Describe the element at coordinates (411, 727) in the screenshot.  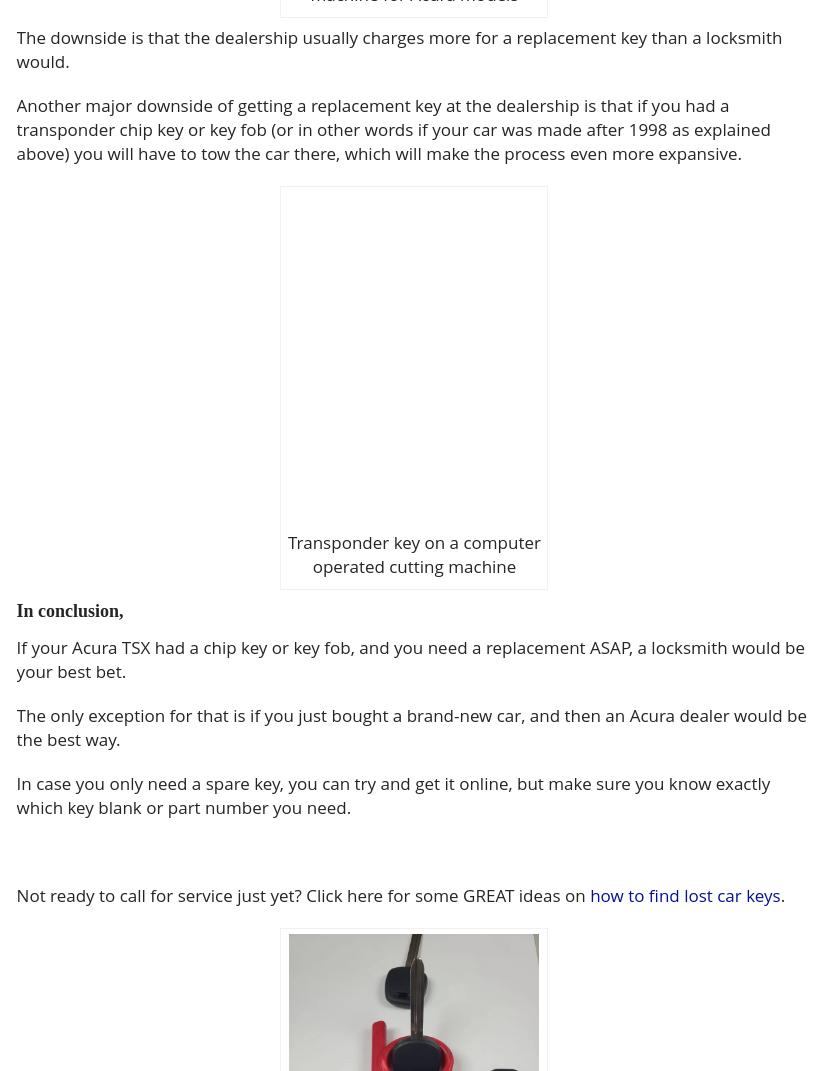
I see `'The only exception for that is if you just bought a brand-new car, and then an Acura dealer would be the best way.'` at that location.